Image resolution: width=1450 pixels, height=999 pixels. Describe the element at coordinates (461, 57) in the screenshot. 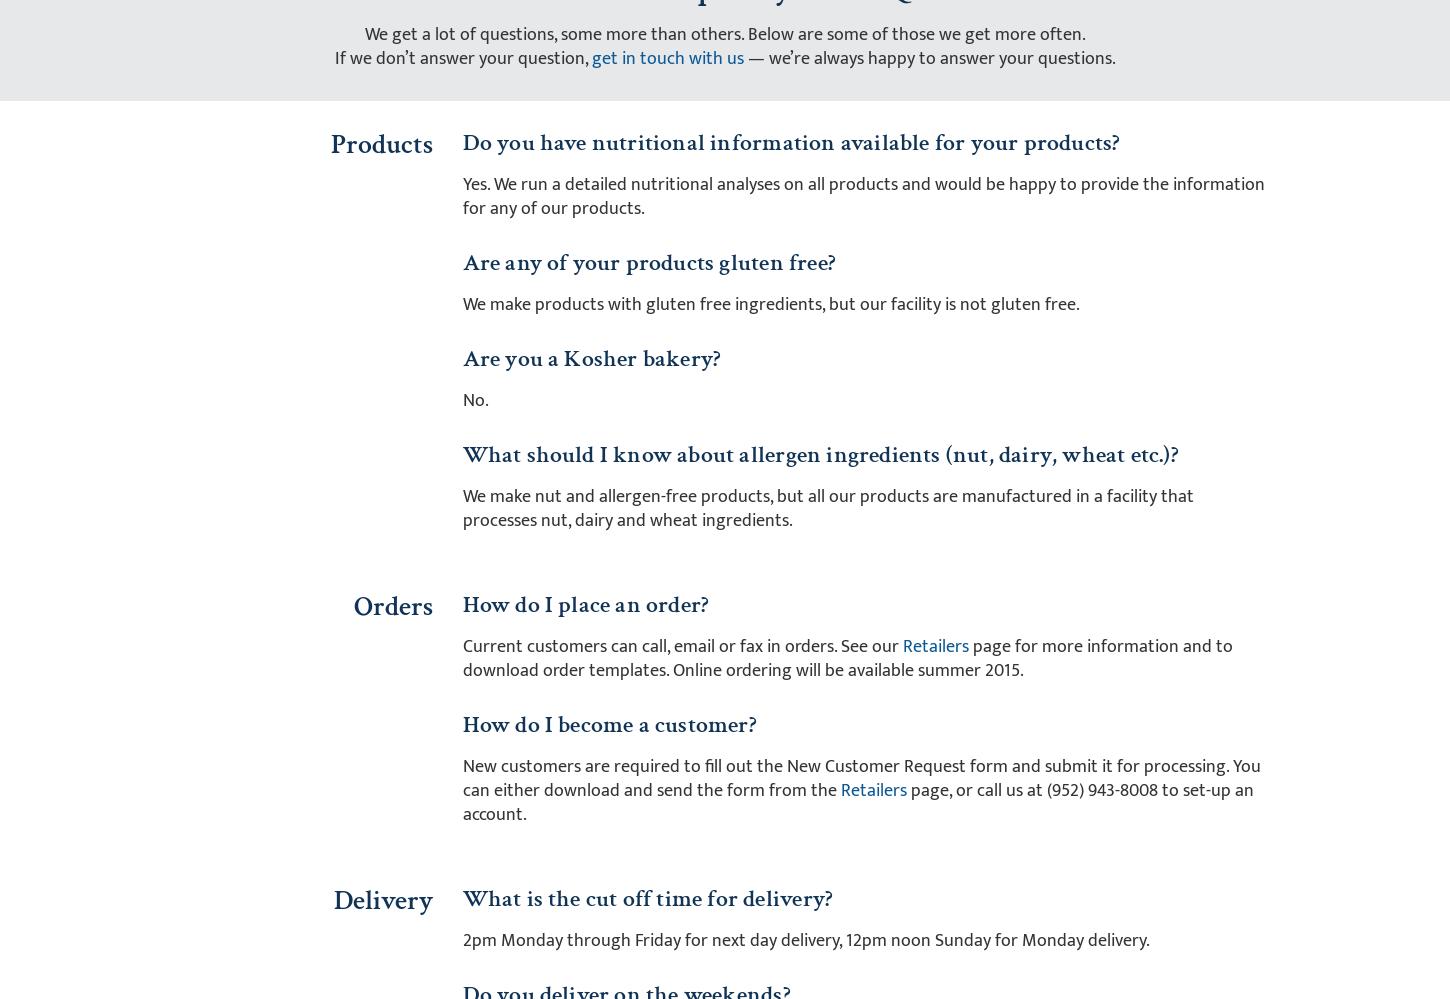

I see `'If we don’t answer your question,'` at that location.